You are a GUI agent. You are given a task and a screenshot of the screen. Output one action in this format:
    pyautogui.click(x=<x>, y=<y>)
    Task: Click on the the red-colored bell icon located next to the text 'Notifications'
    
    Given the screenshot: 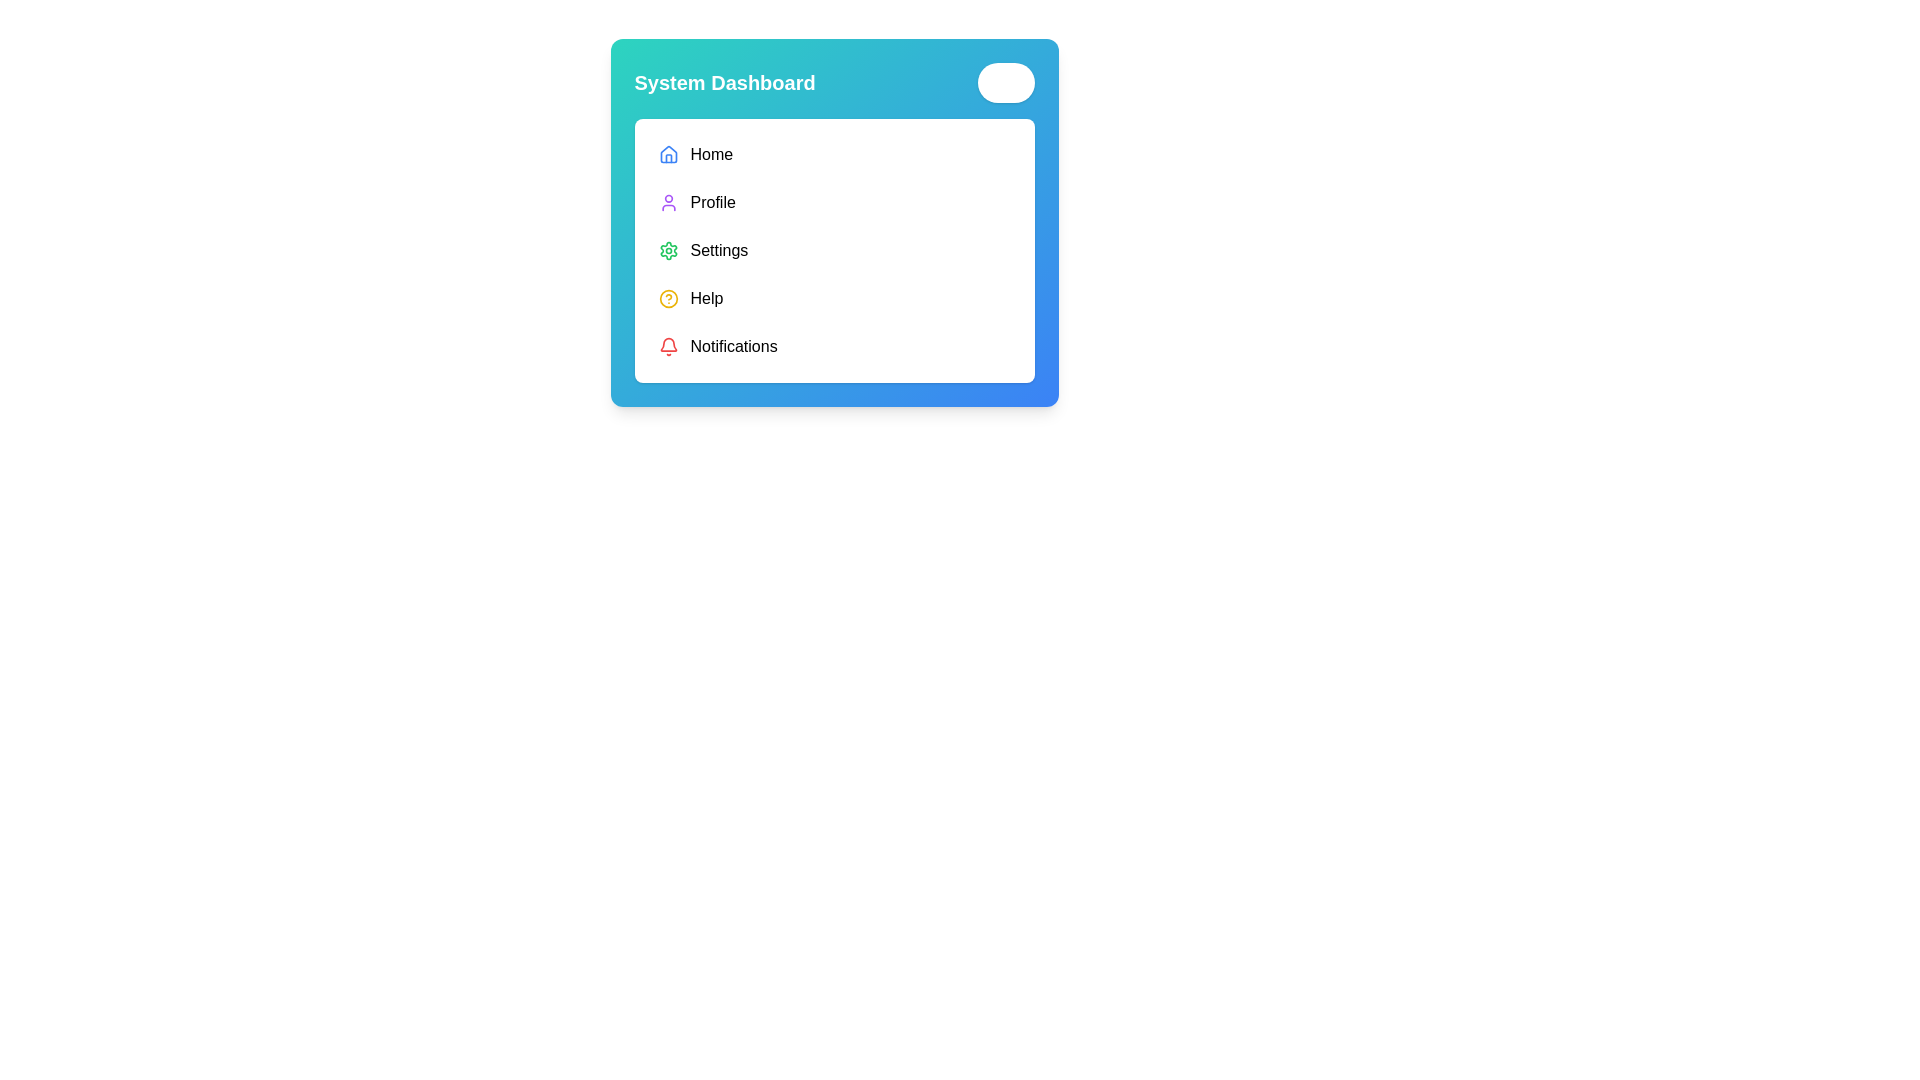 What is the action you would take?
    pyautogui.click(x=668, y=346)
    